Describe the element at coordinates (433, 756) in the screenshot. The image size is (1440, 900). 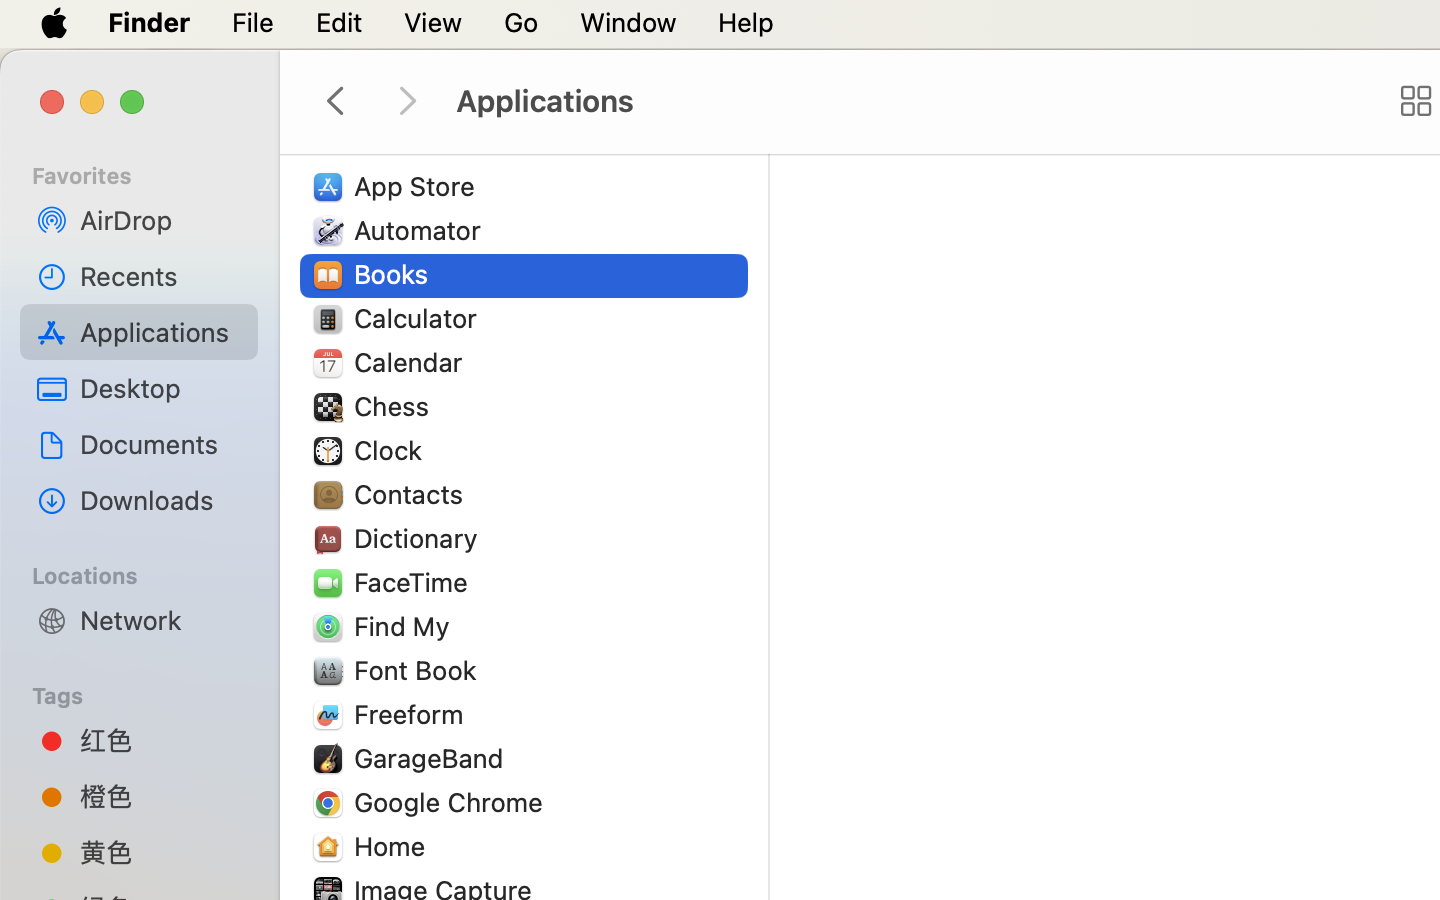
I see `'GarageBand'` at that location.